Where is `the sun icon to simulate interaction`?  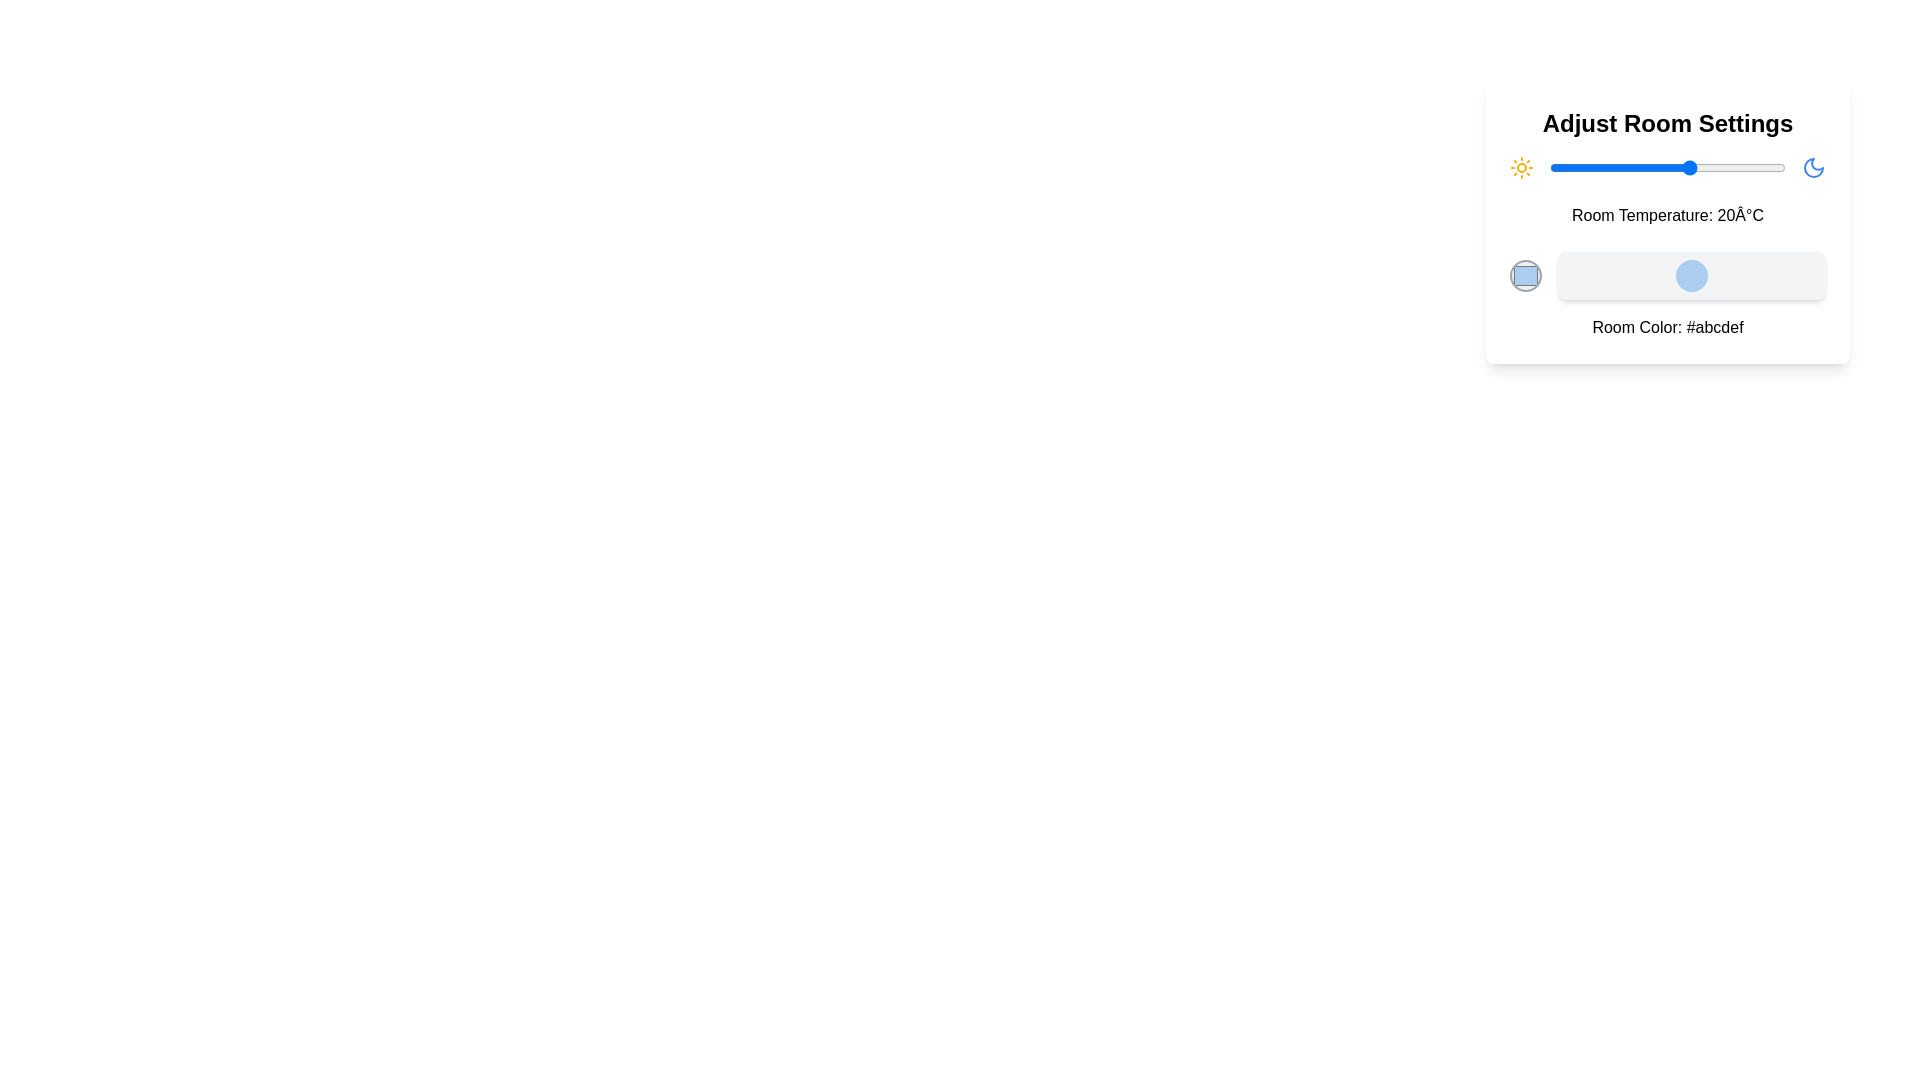
the sun icon to simulate interaction is located at coordinates (1520, 167).